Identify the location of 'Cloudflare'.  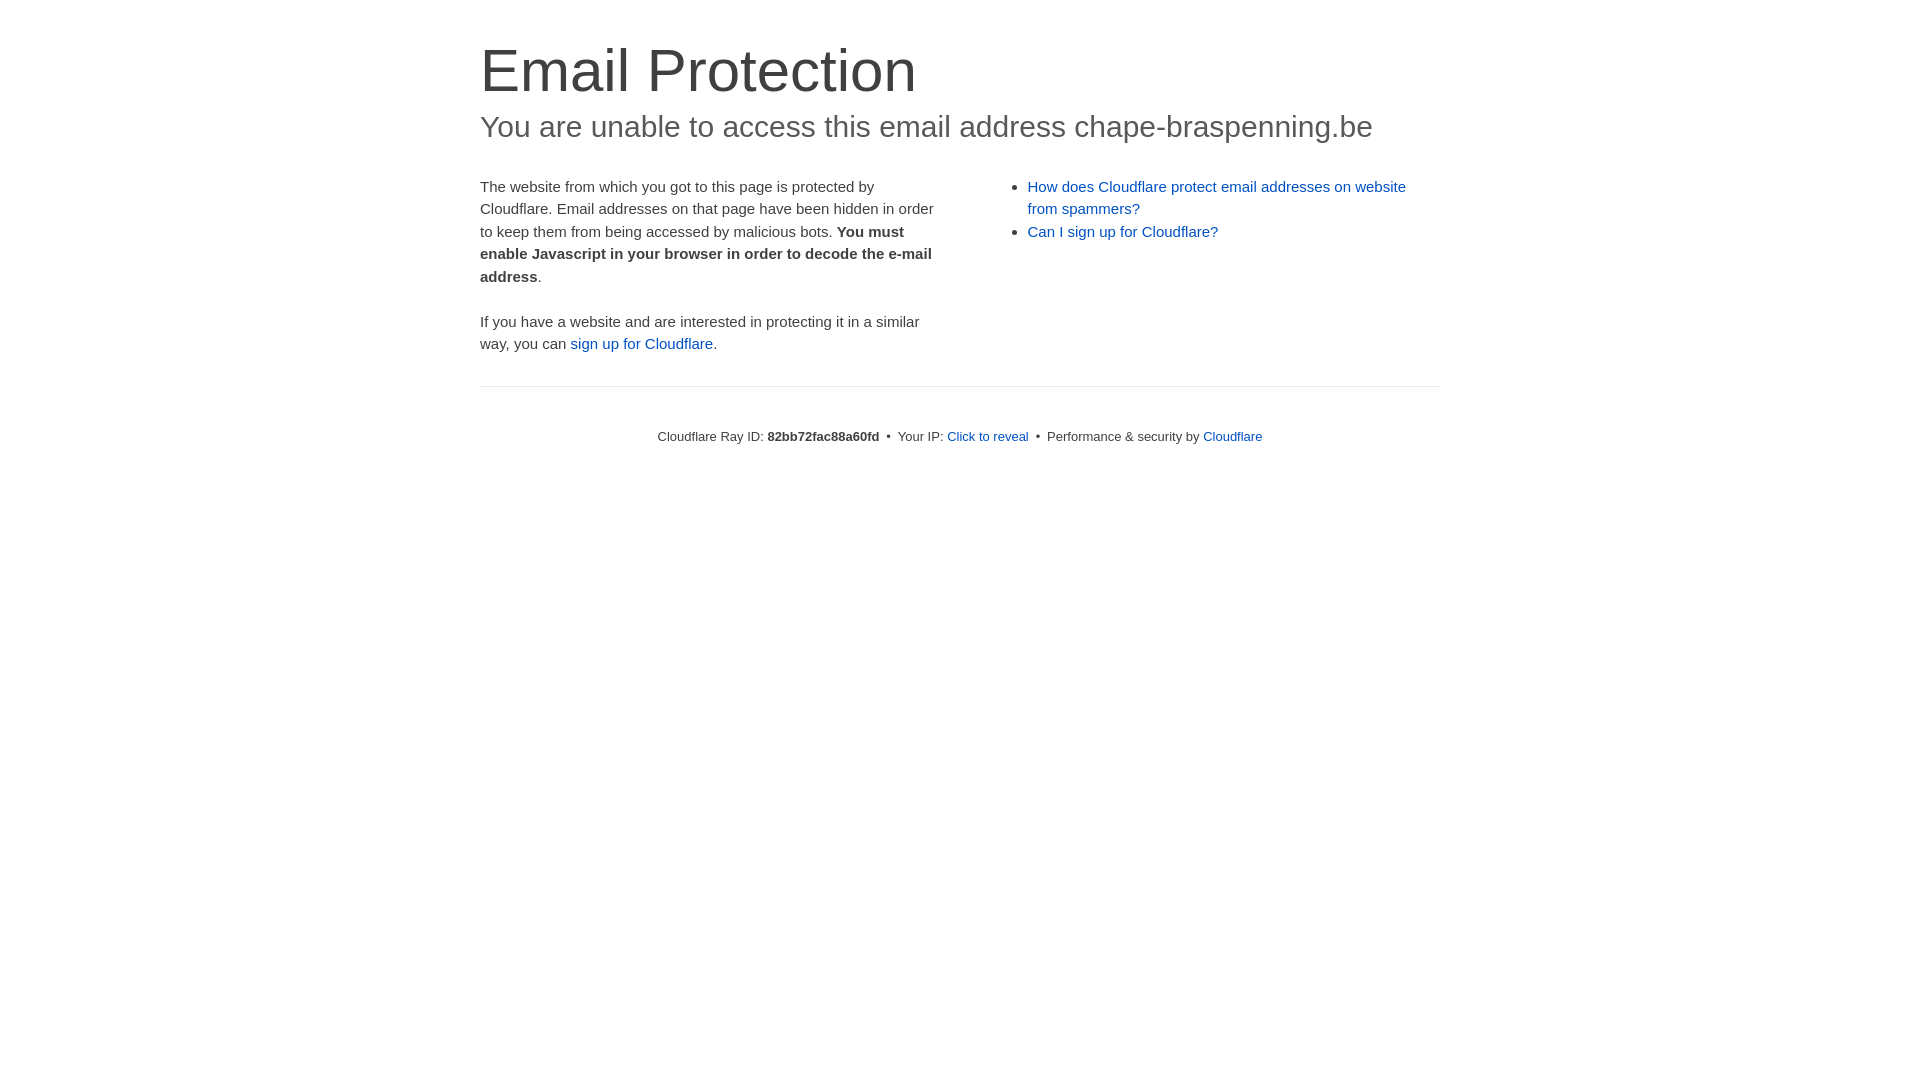
(1202, 435).